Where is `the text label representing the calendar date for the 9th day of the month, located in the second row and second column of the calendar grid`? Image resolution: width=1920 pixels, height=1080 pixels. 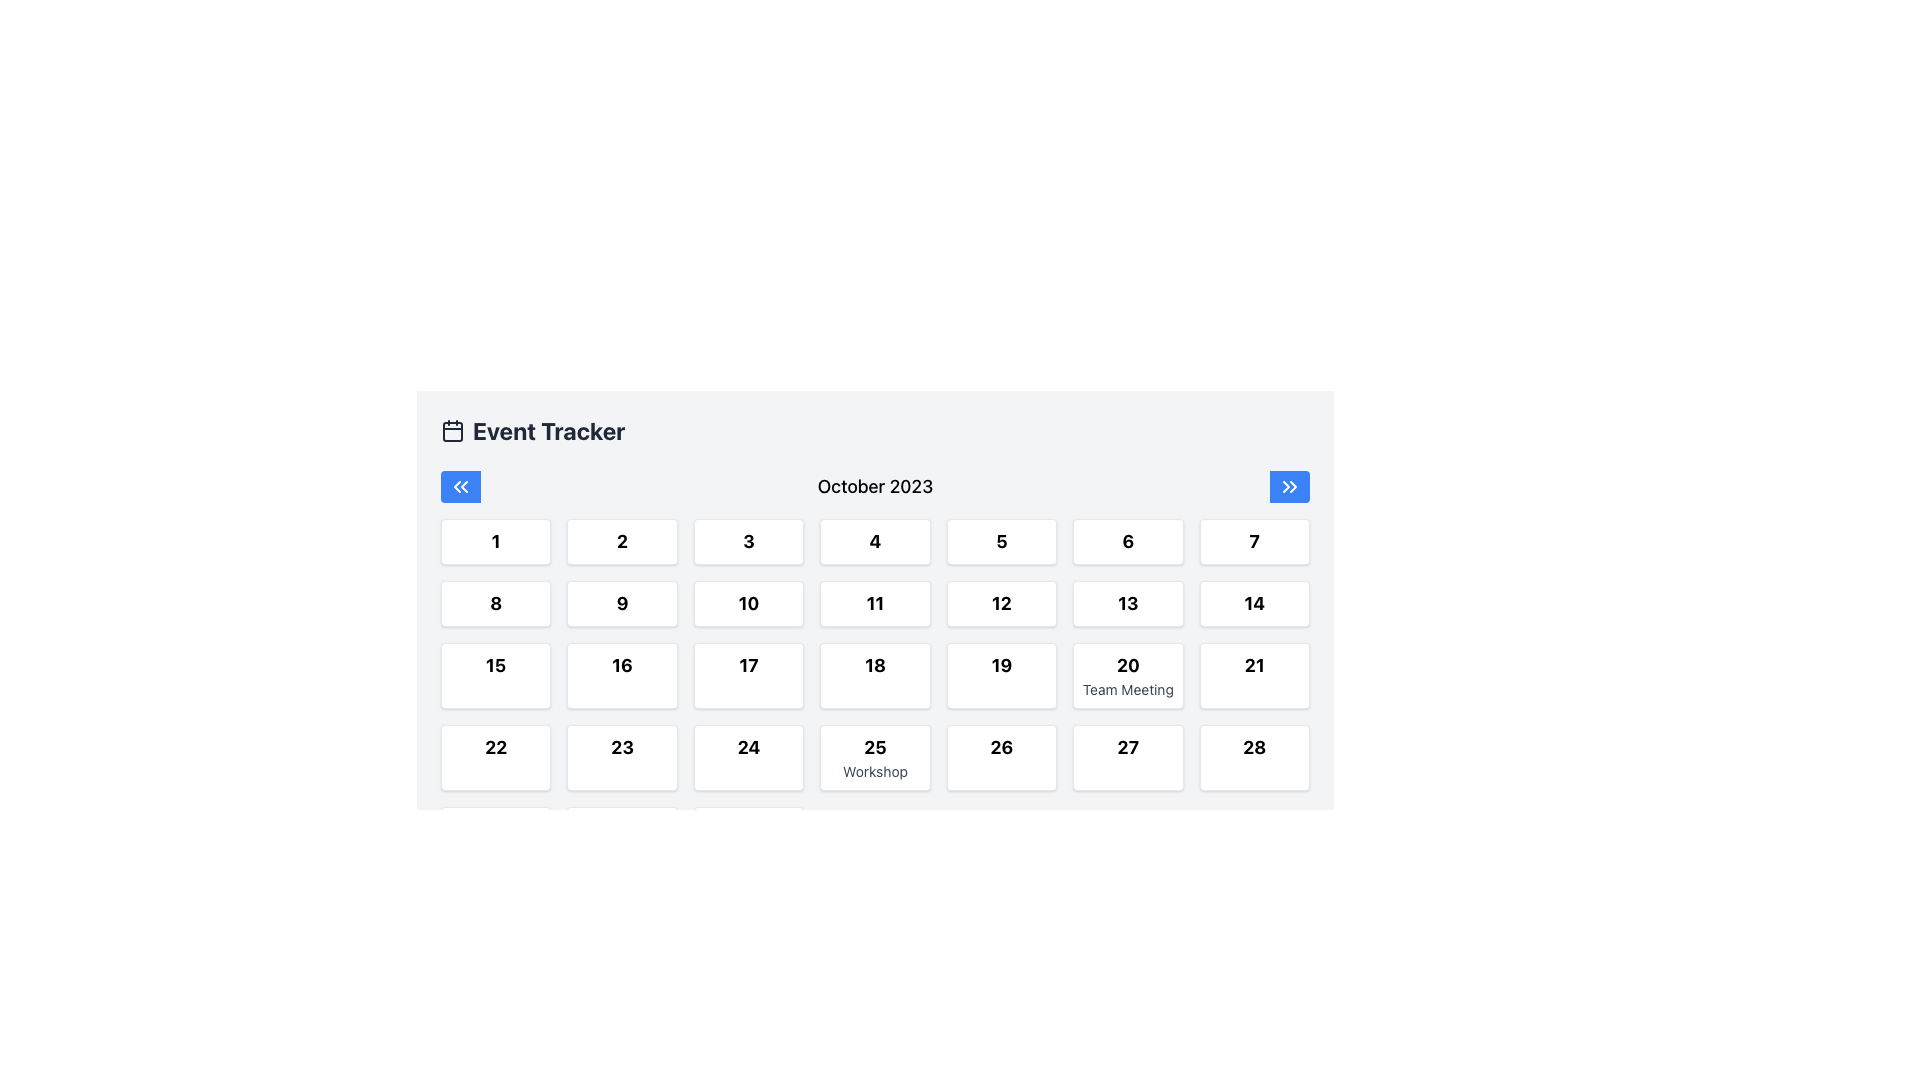
the text label representing the calendar date for the 9th day of the month, located in the second row and second column of the calendar grid is located at coordinates (621, 603).